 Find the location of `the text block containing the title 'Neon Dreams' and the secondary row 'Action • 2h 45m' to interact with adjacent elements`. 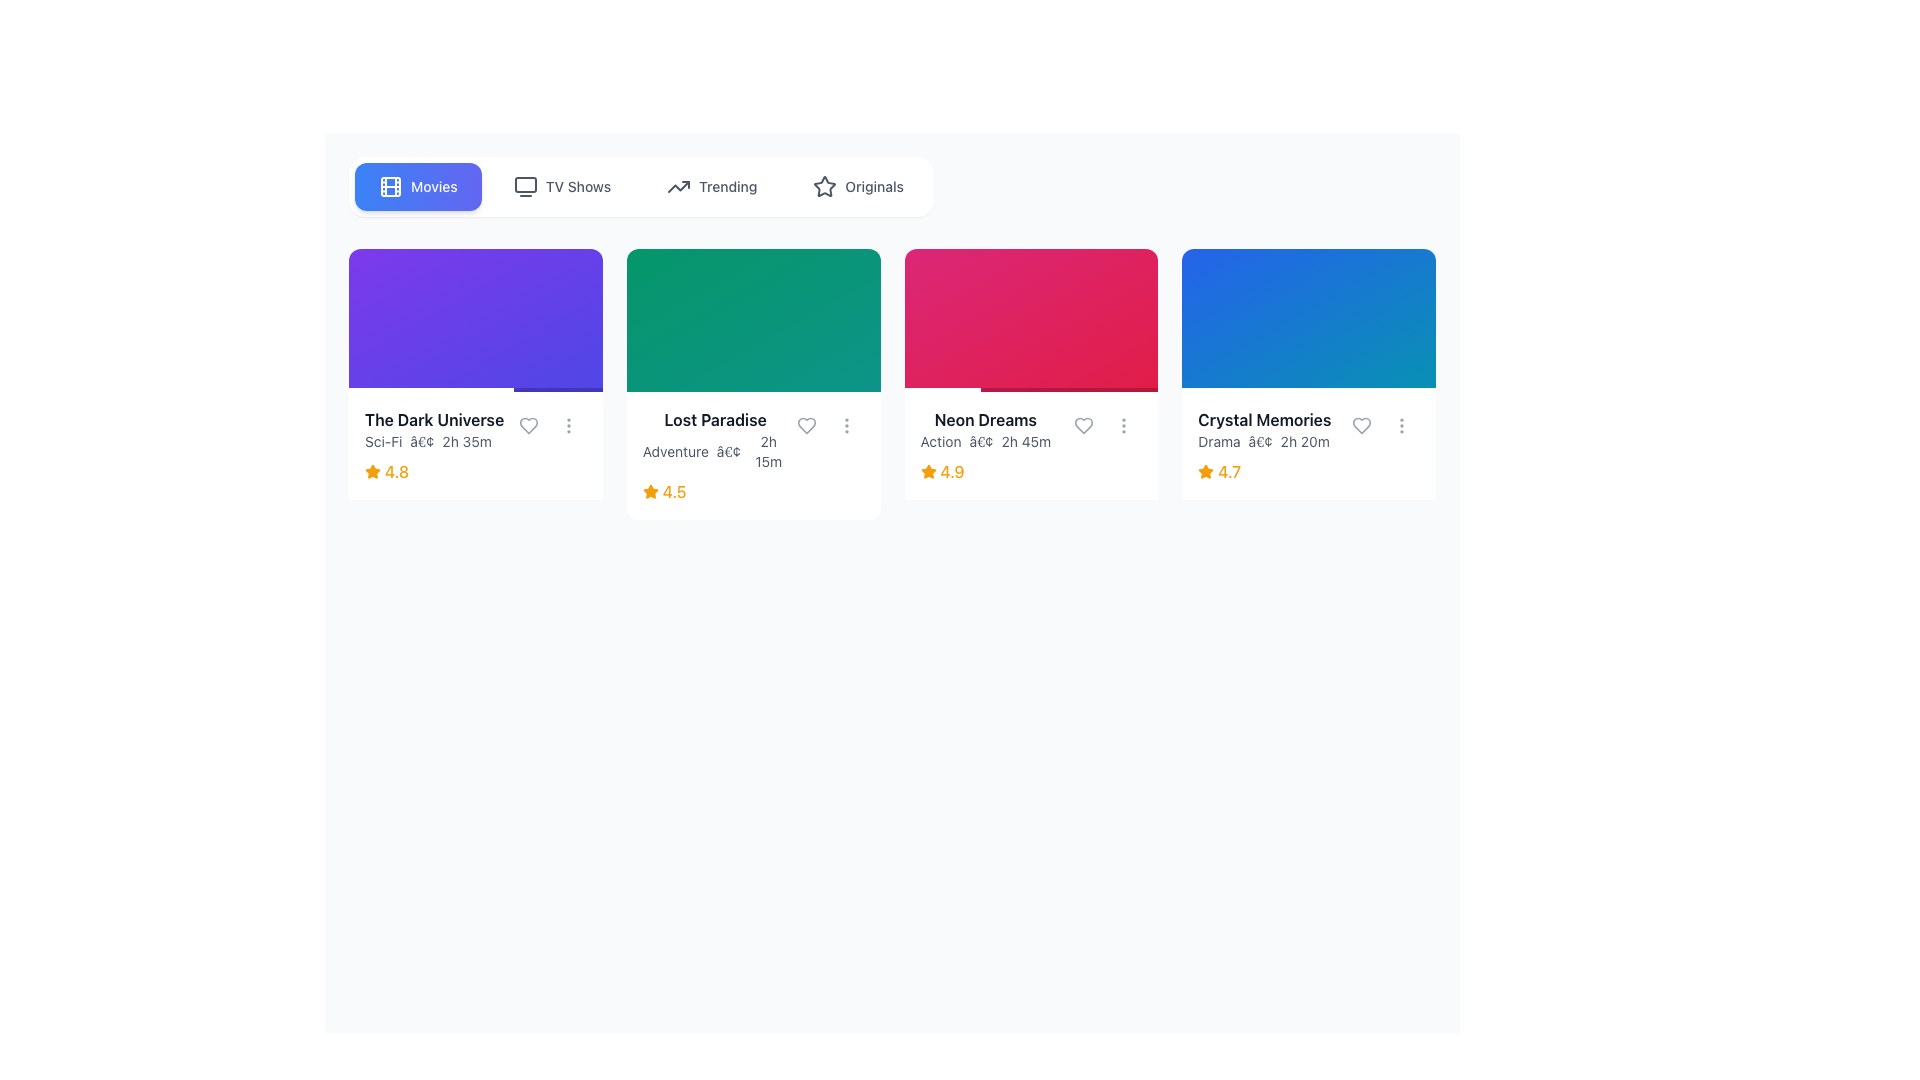

the text block containing the title 'Neon Dreams' and the secondary row 'Action • 2h 45m' to interact with adjacent elements is located at coordinates (1031, 428).